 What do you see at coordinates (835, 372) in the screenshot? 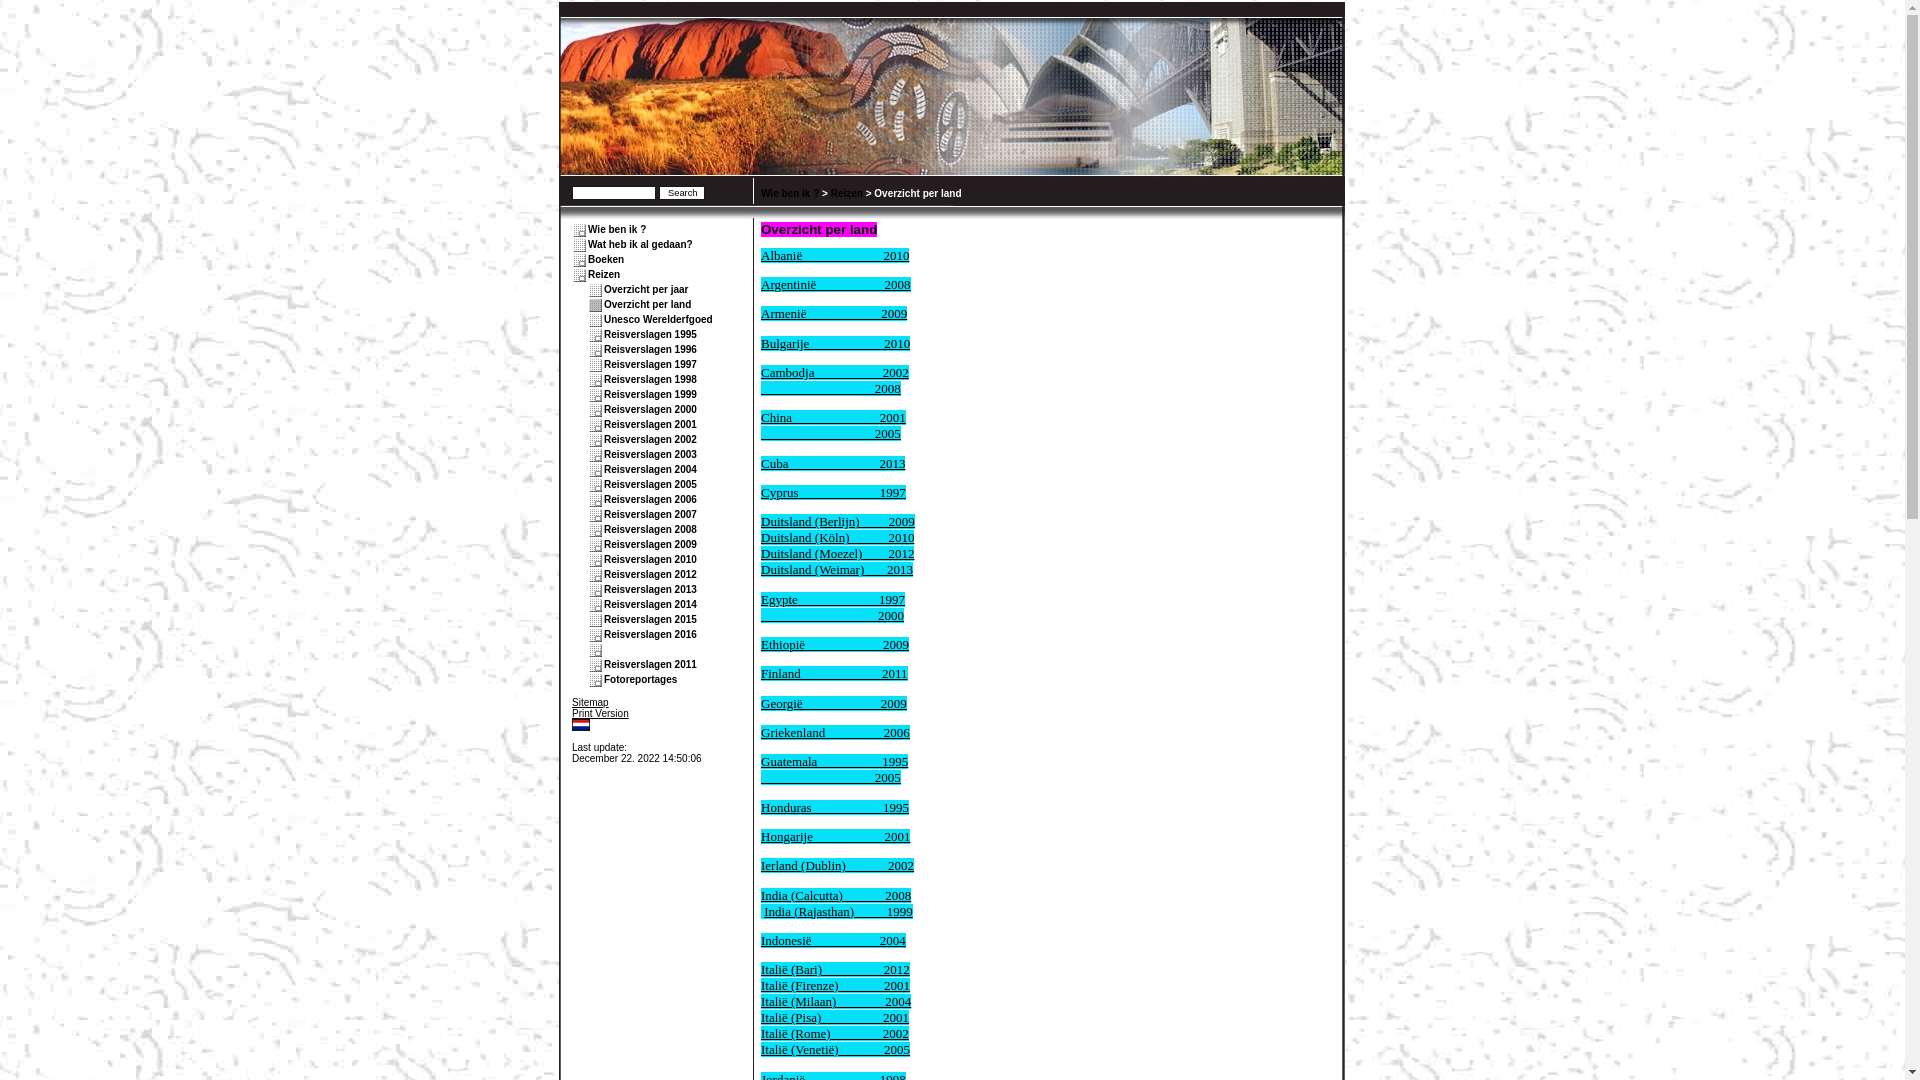
I see `'Cambodja                     2002'` at bounding box center [835, 372].